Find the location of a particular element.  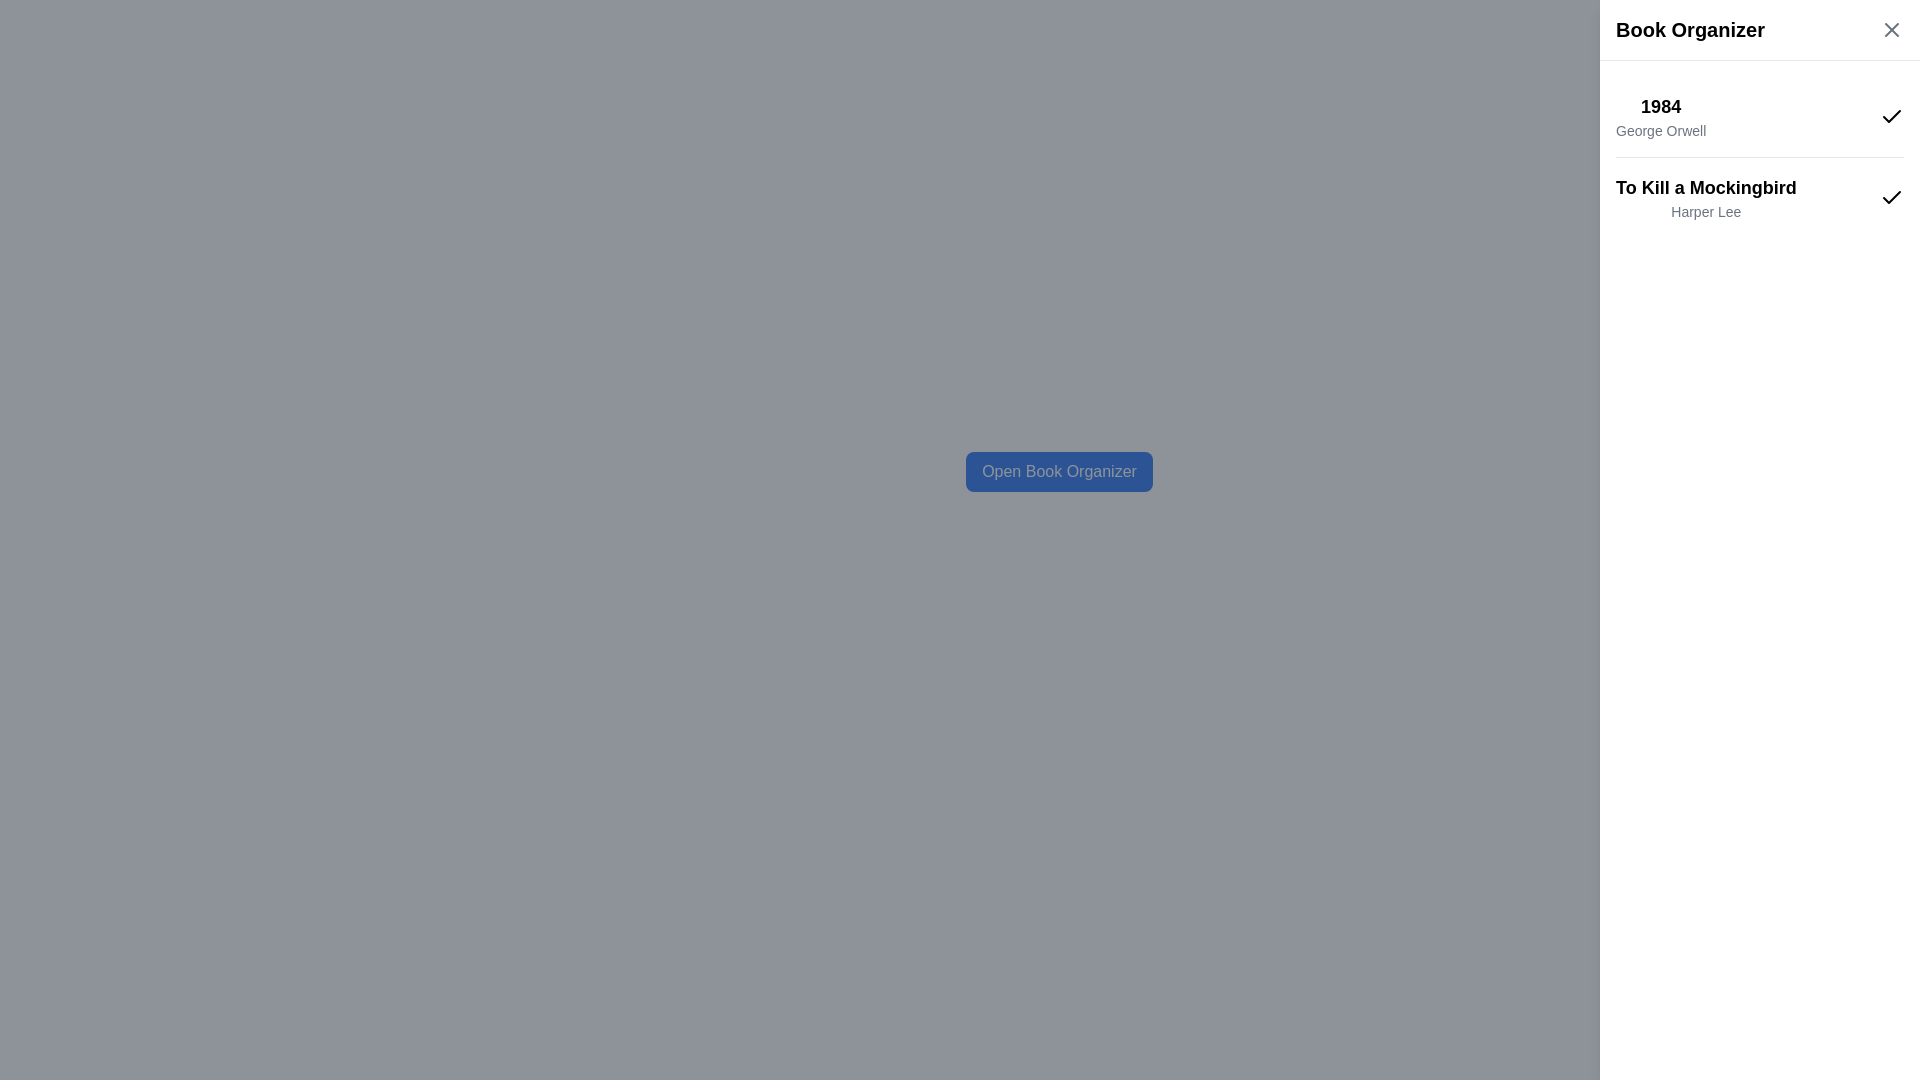

the checkmark icon button indicating the 'read' status for '1984' by George Orwell is located at coordinates (1890, 116).